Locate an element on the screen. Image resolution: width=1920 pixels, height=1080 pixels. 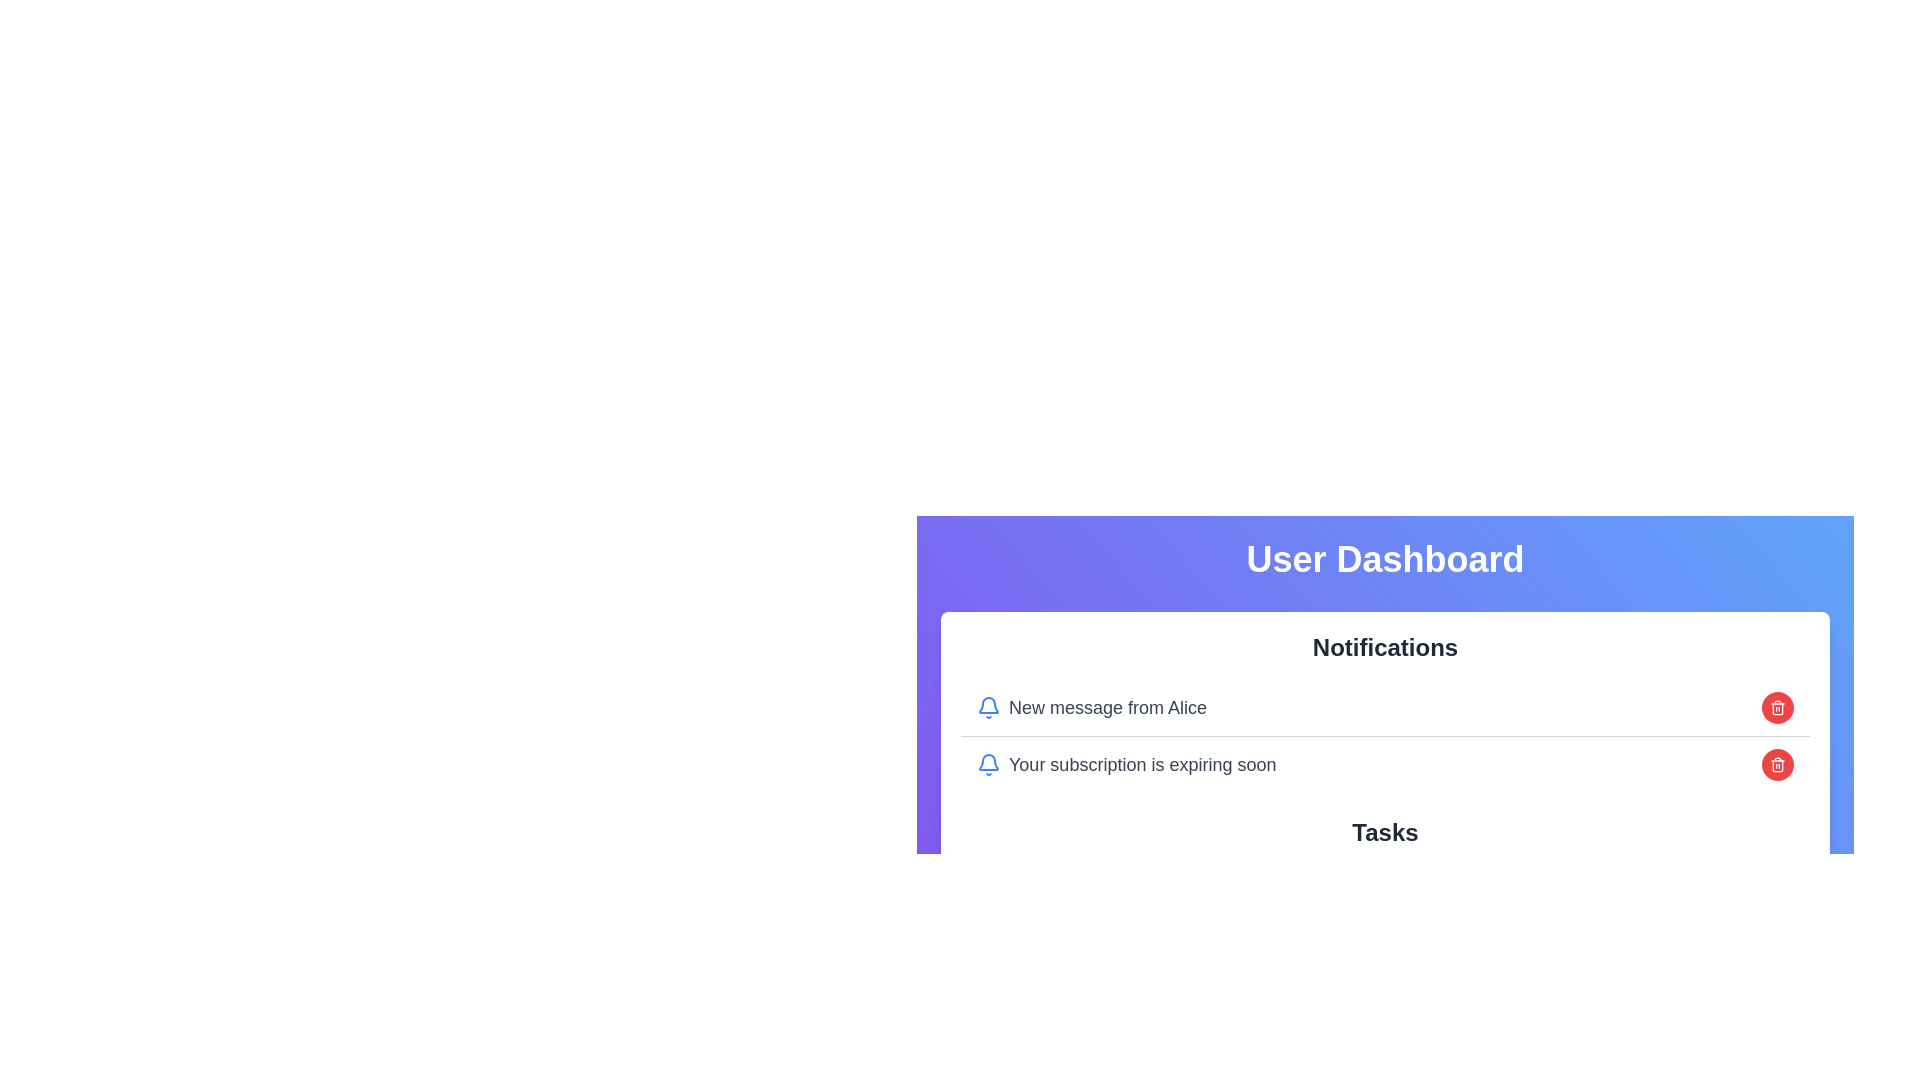
the delete button located on the right side of the second notification row, next to the text 'Your subscription is expiring soon,' is located at coordinates (1777, 764).